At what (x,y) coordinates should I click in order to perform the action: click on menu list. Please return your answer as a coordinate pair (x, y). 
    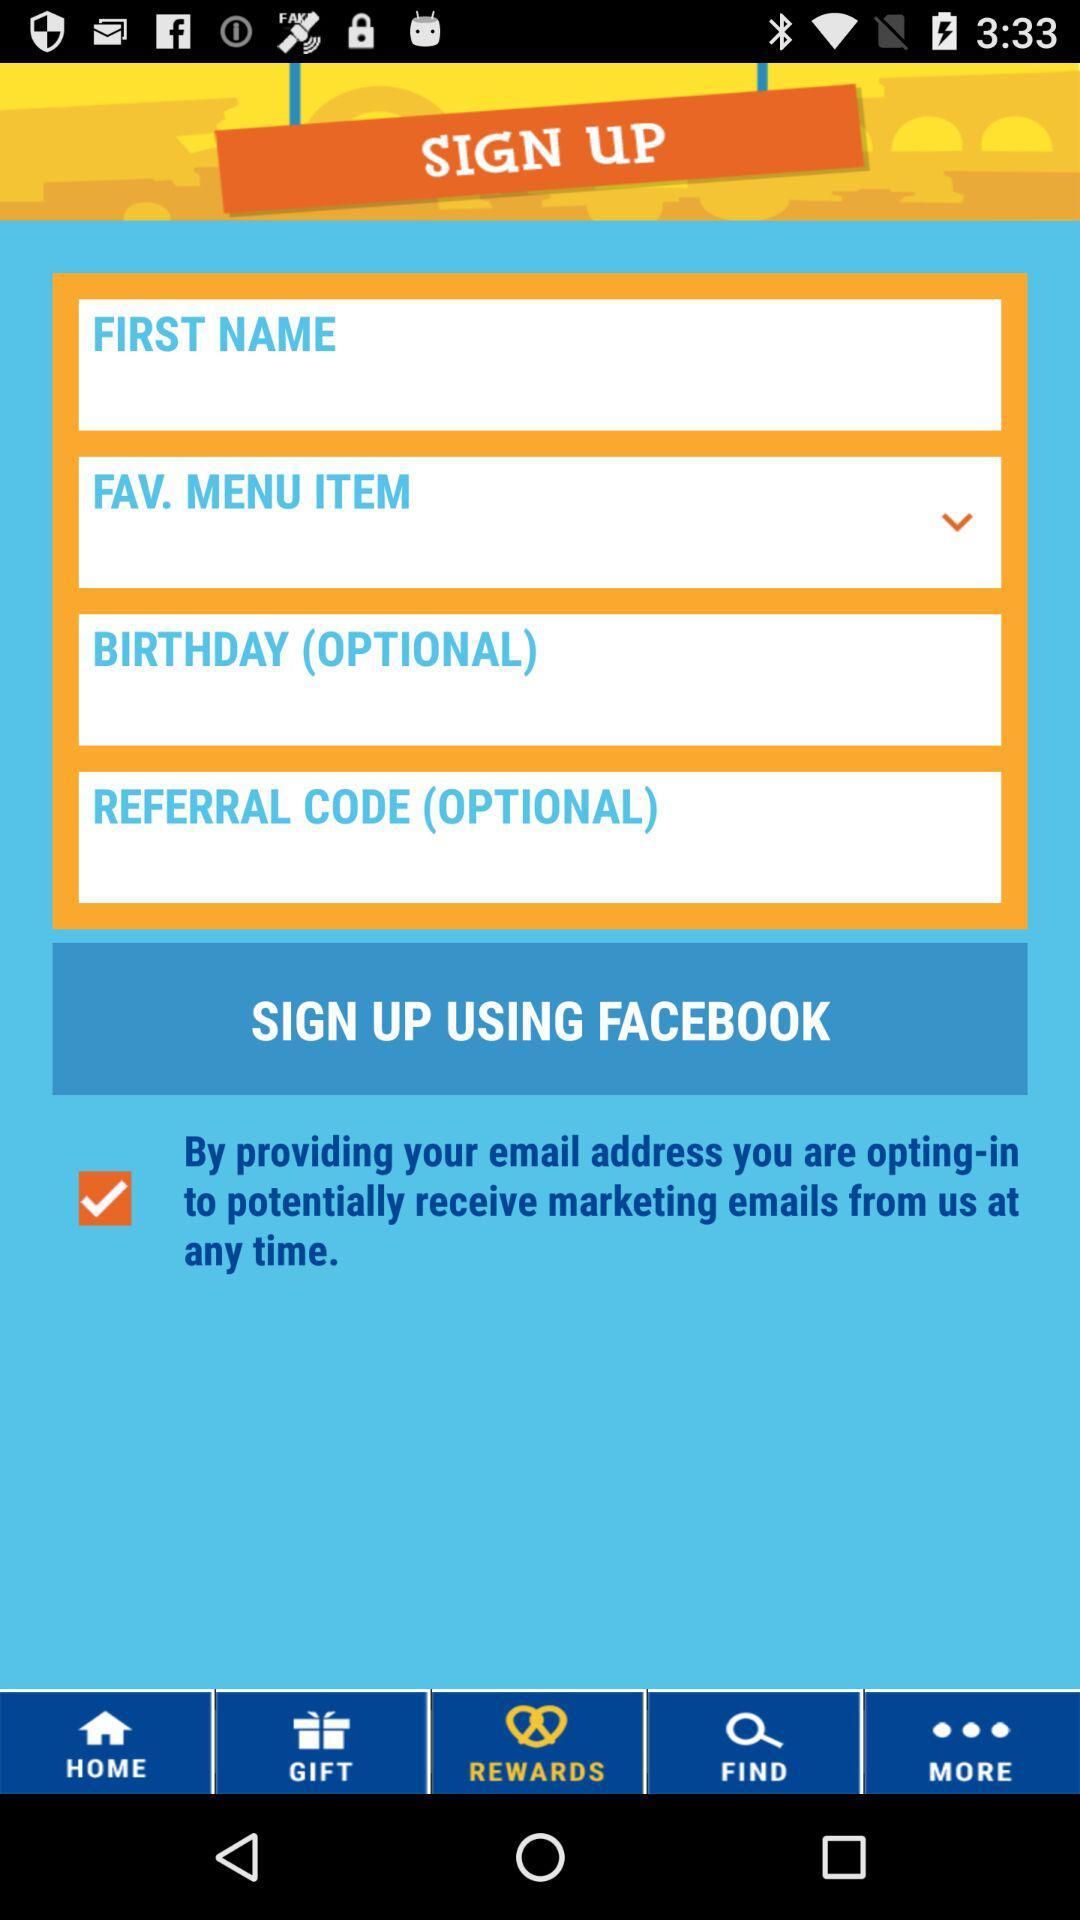
    Looking at the image, I should click on (956, 522).